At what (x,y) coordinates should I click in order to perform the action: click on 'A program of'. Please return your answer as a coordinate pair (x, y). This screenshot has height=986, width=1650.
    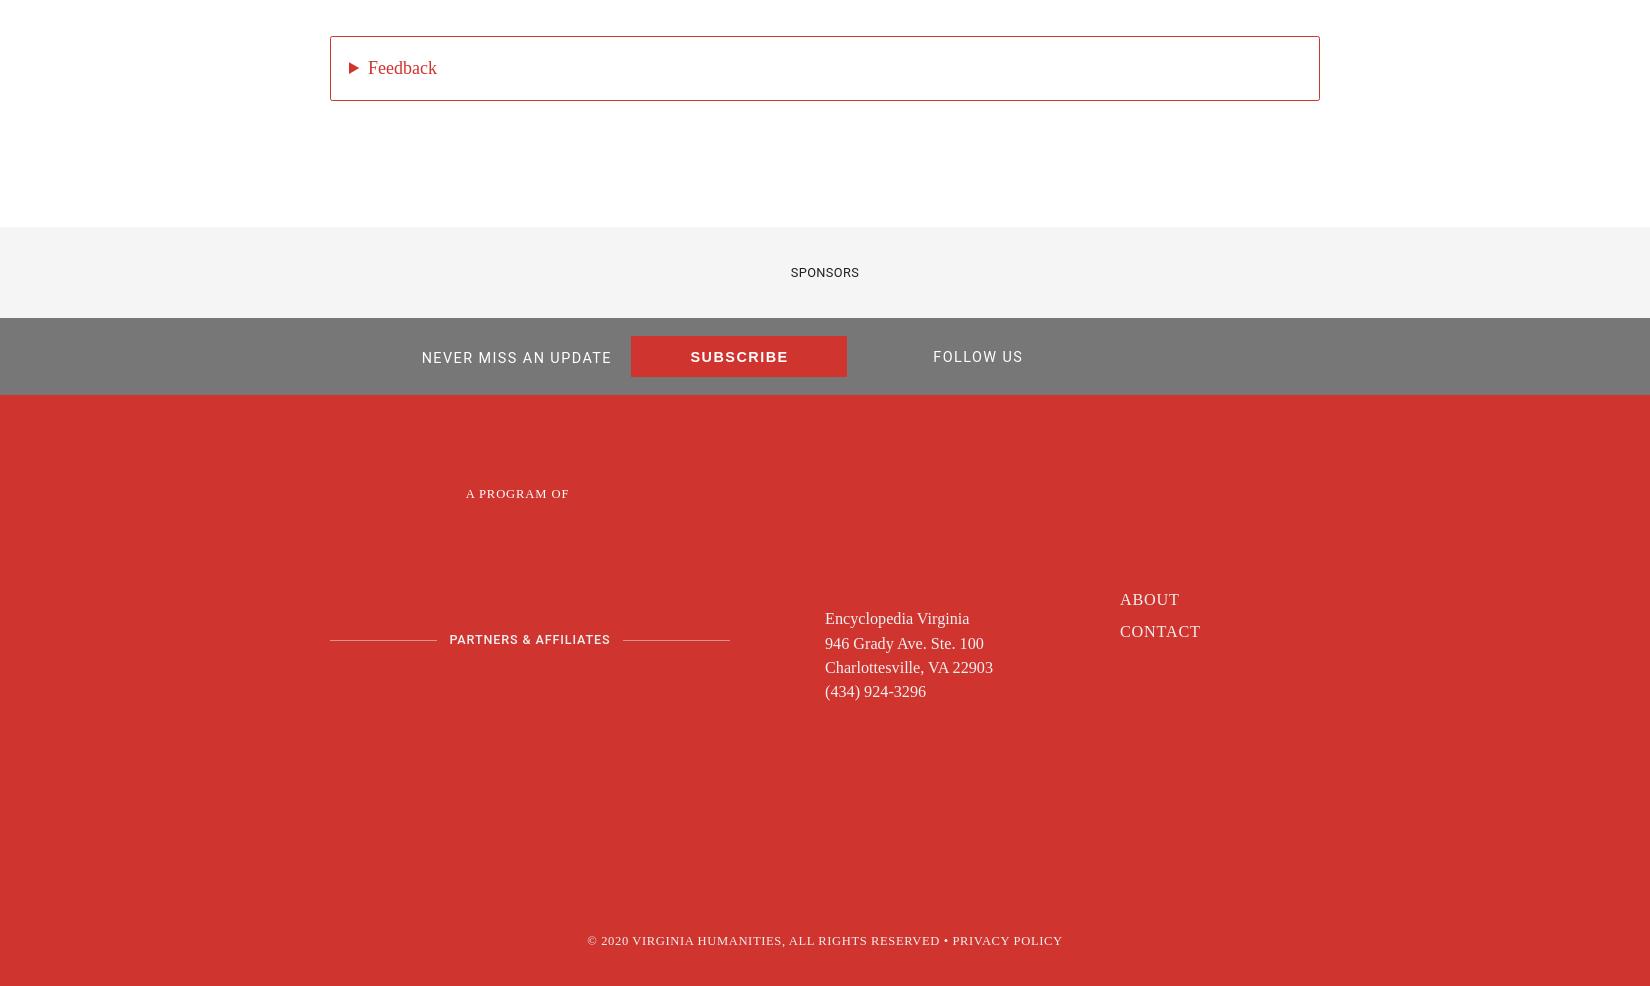
    Looking at the image, I should click on (515, 493).